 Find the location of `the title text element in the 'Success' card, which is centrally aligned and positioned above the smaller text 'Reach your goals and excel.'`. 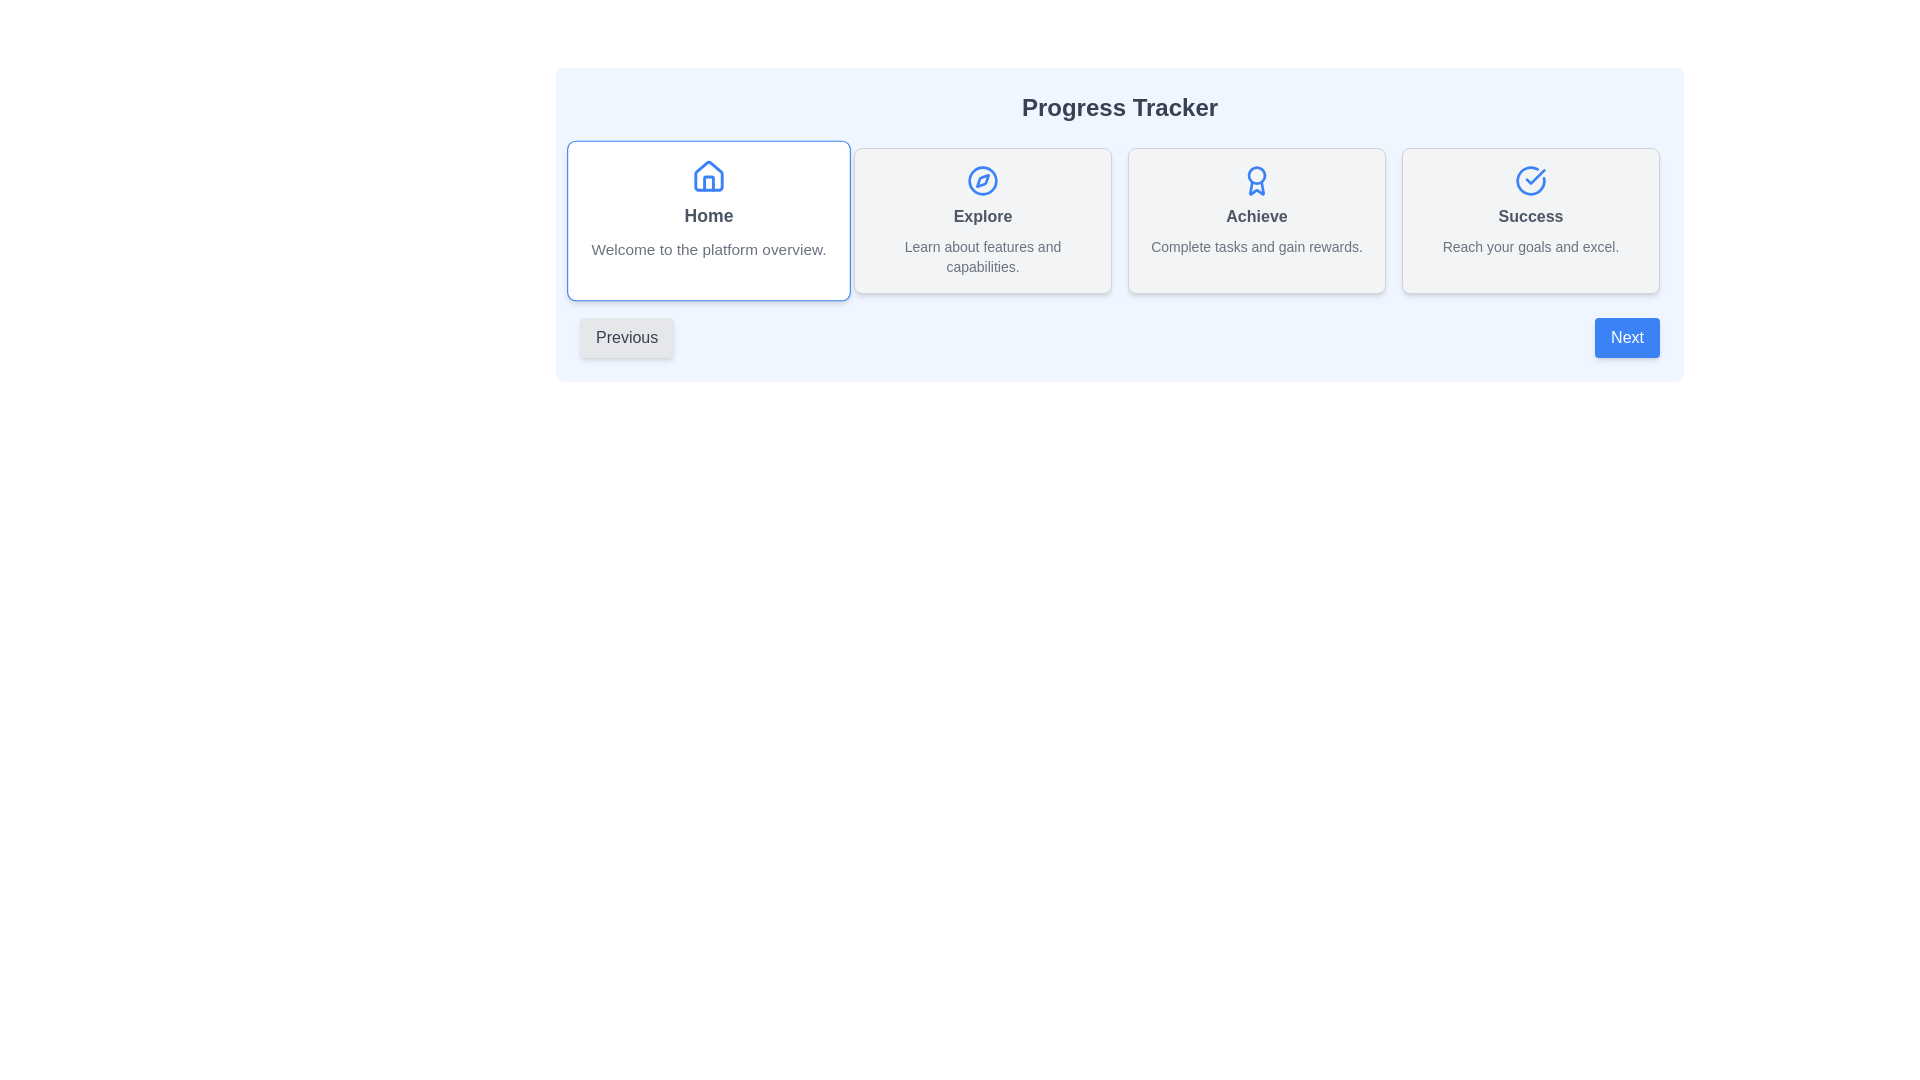

the title text element in the 'Success' card, which is centrally aligned and positioned above the smaller text 'Reach your goals and excel.' is located at coordinates (1530, 216).